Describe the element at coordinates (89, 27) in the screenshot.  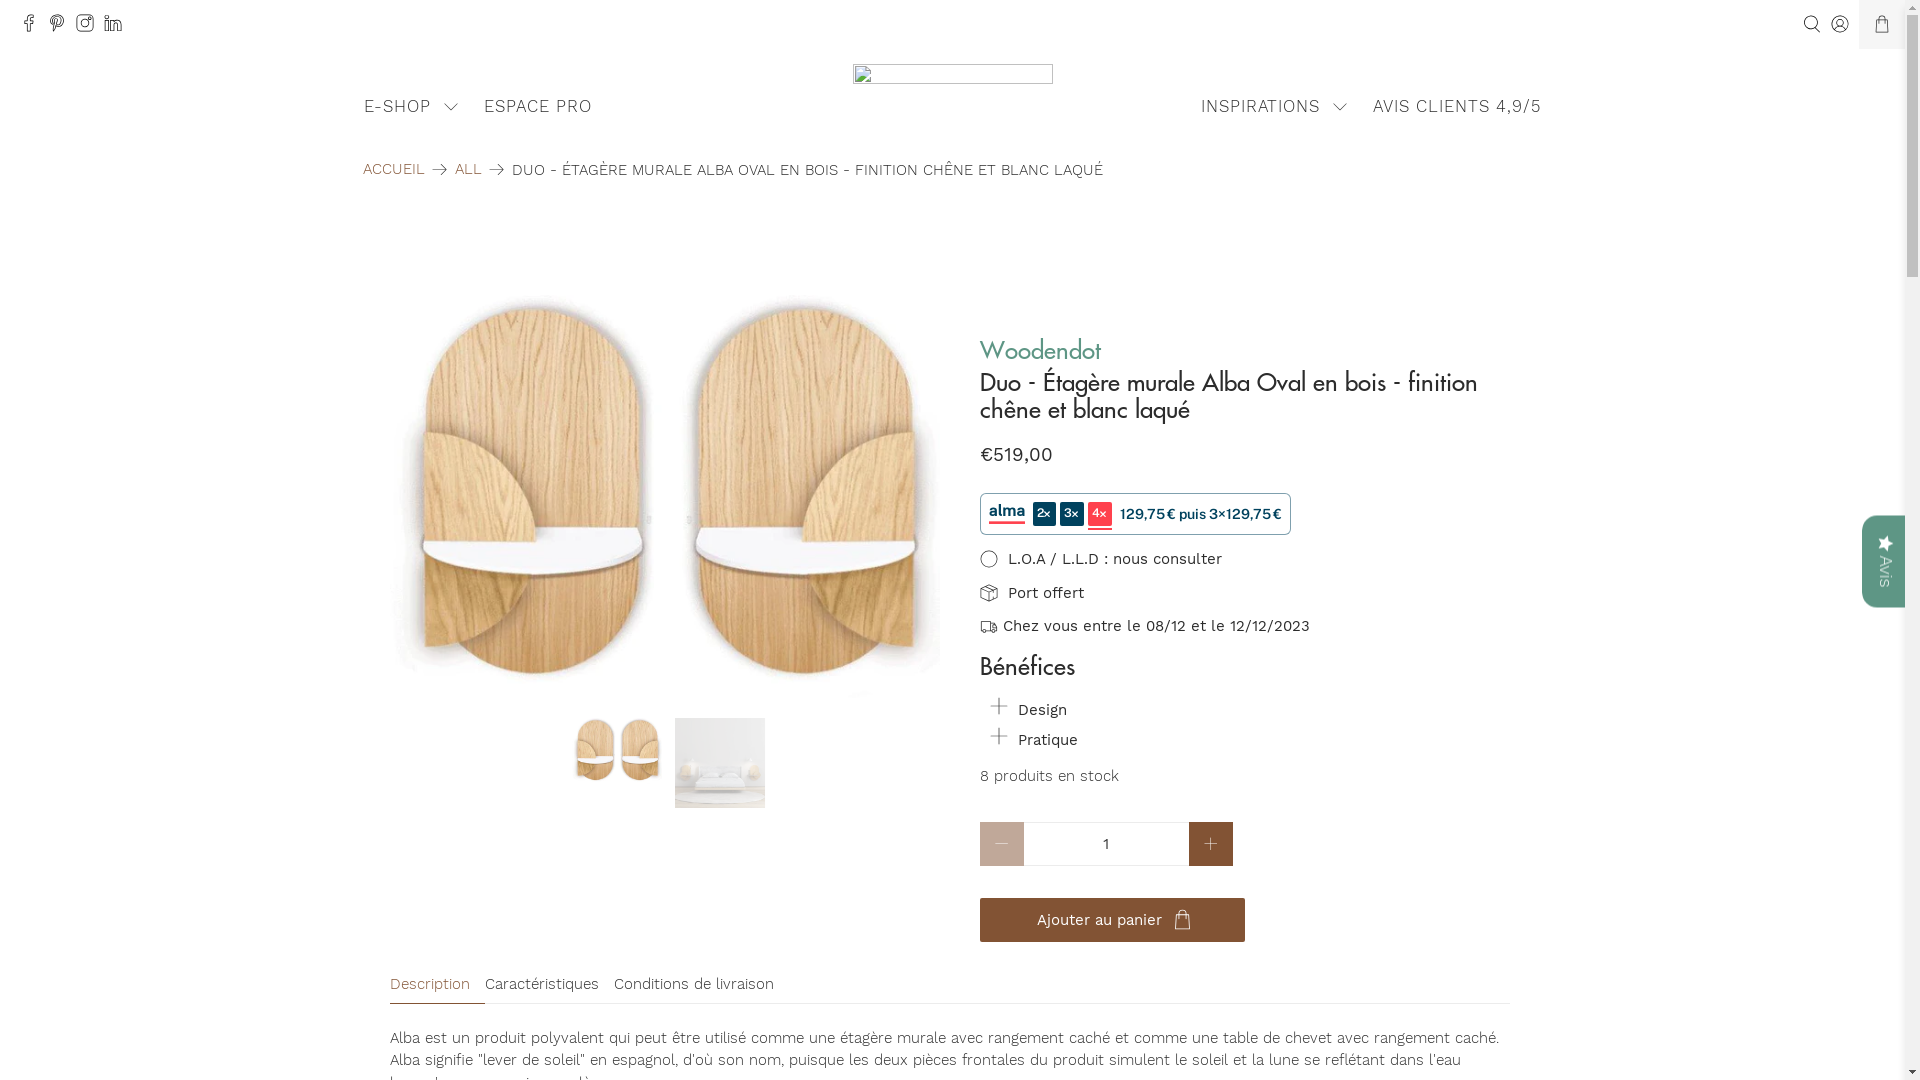
I see `'37+ Design on Instagram'` at that location.